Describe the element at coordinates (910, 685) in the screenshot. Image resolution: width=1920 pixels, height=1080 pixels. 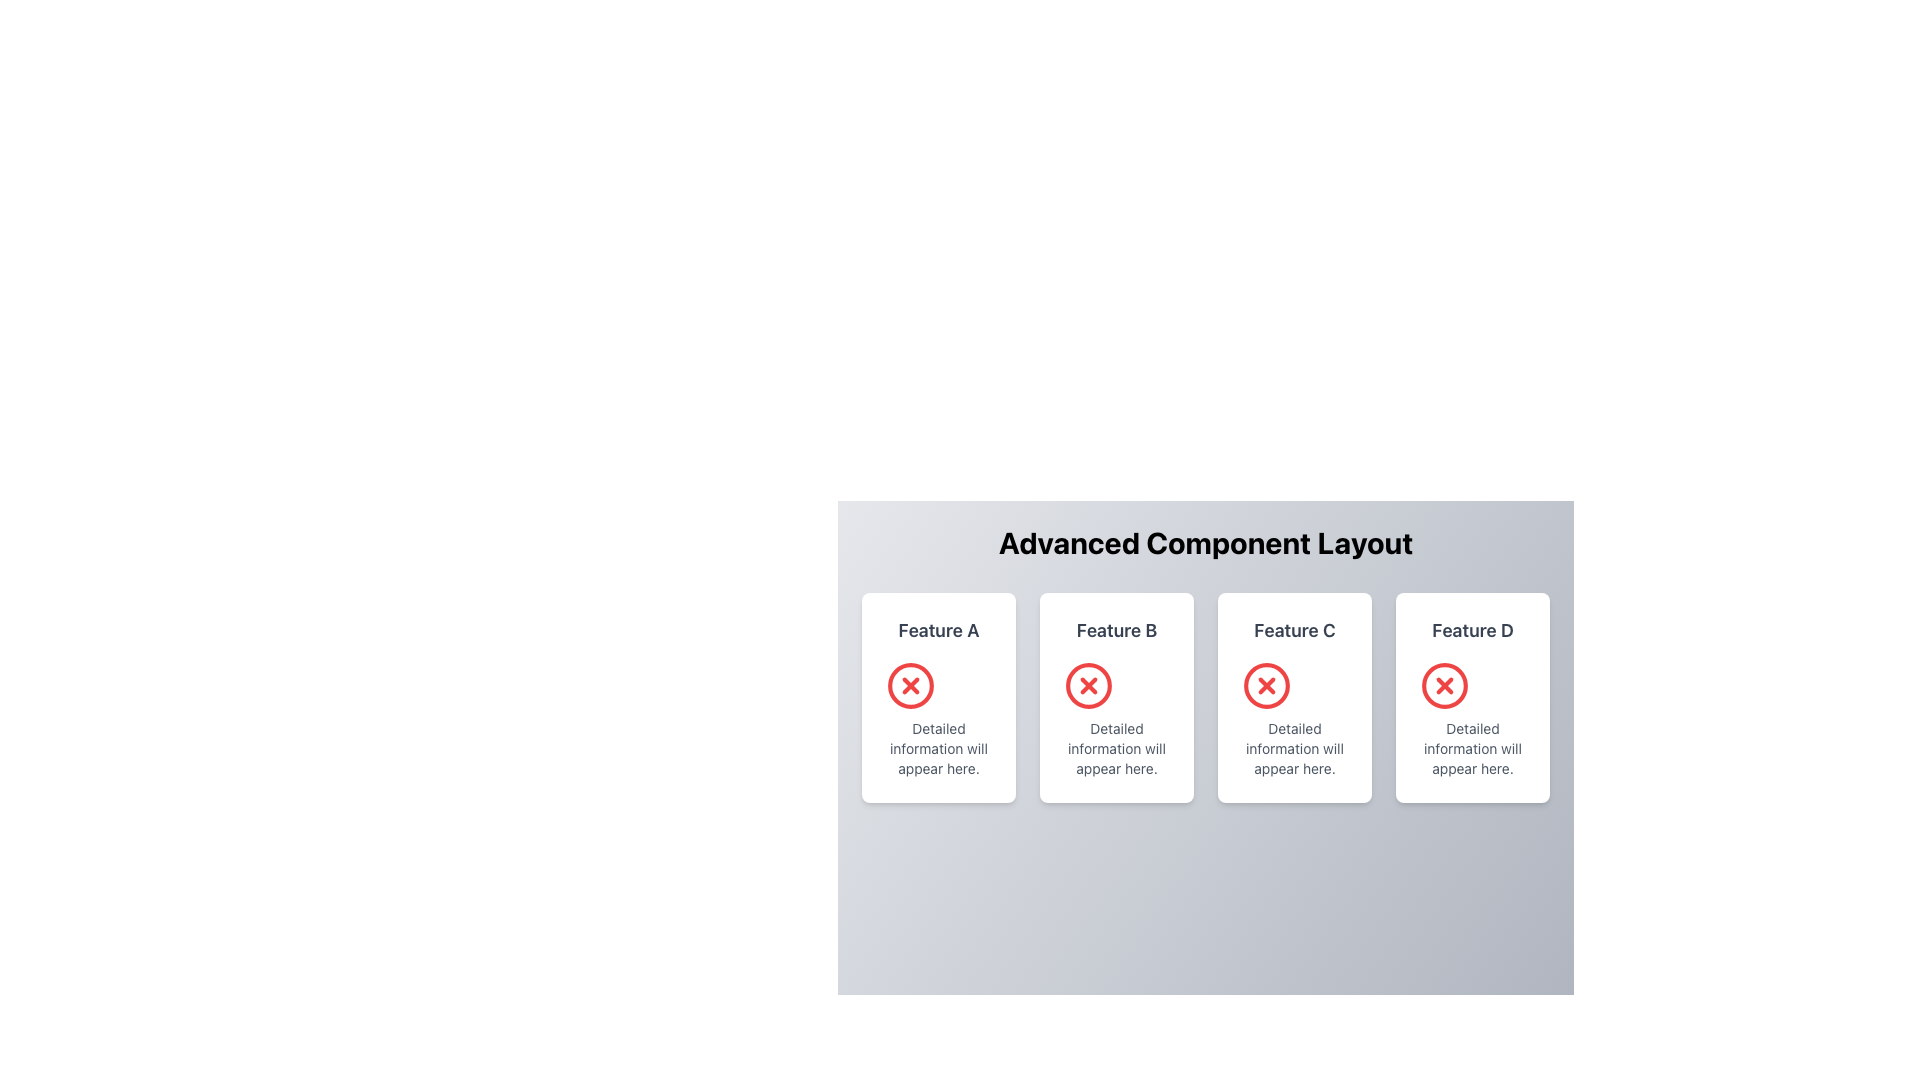
I see `the close or cancel icon located in the leftmost card labeled 'Feature A', centered horizontally and positioned below the title with spacing above the text 'Detailed information will appear here'` at that location.